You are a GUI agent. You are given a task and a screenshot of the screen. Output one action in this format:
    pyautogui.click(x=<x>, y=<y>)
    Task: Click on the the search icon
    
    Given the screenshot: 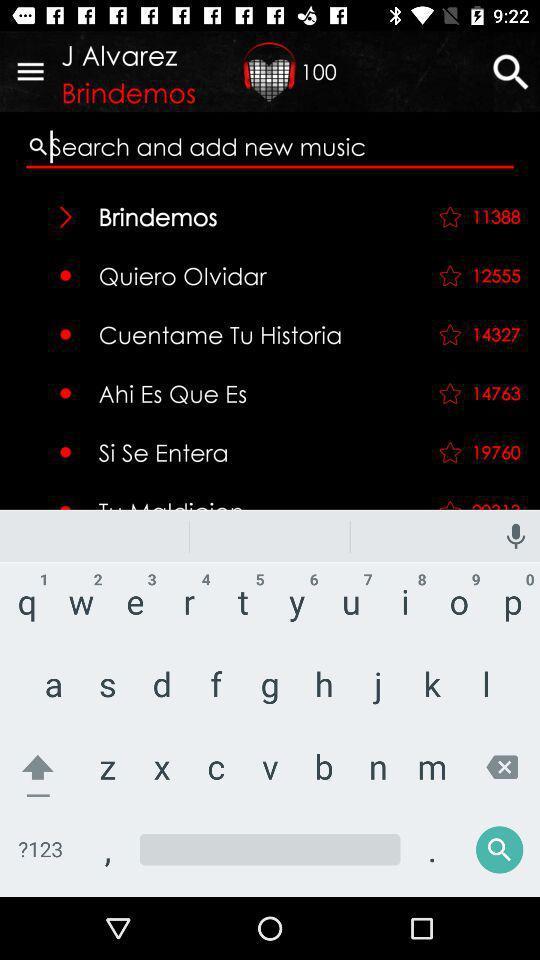 What is the action you would take?
    pyautogui.click(x=481, y=837)
    